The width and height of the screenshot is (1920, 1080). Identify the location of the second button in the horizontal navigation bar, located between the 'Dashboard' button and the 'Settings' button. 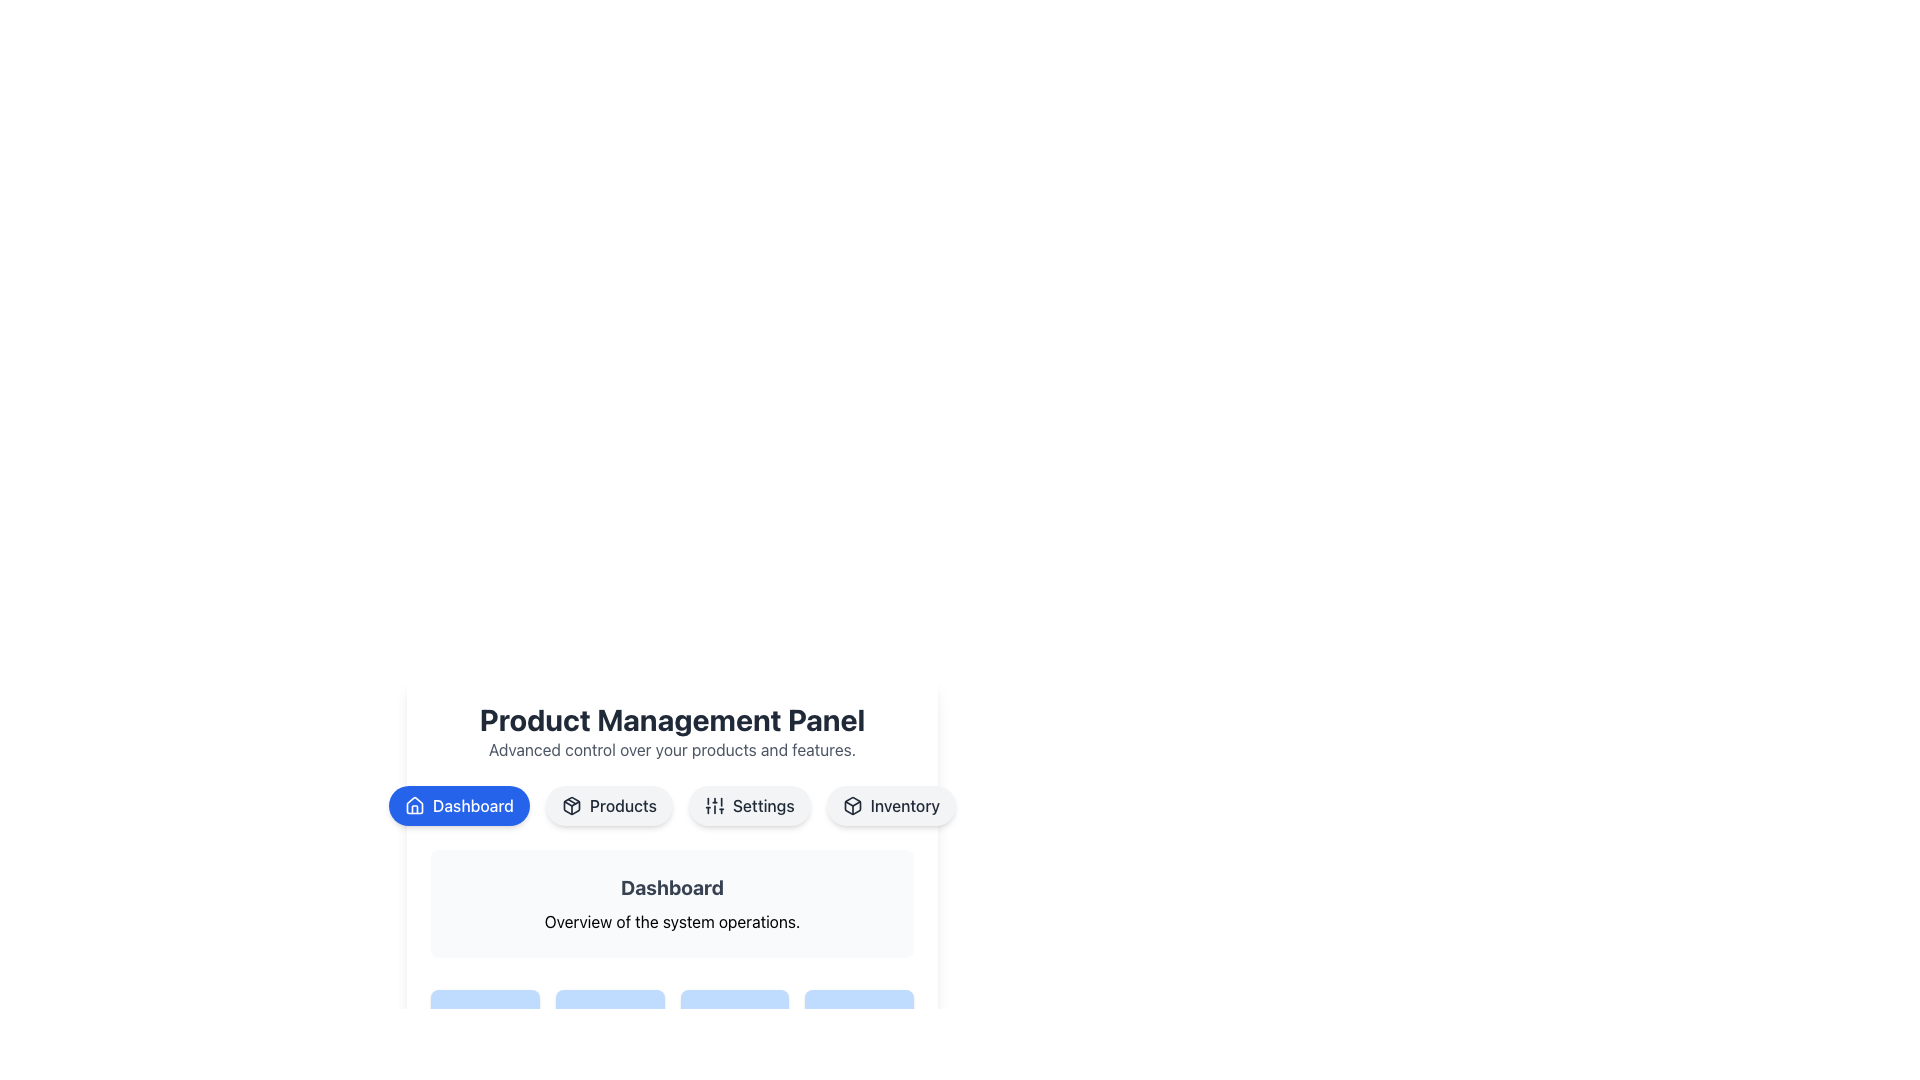
(608, 805).